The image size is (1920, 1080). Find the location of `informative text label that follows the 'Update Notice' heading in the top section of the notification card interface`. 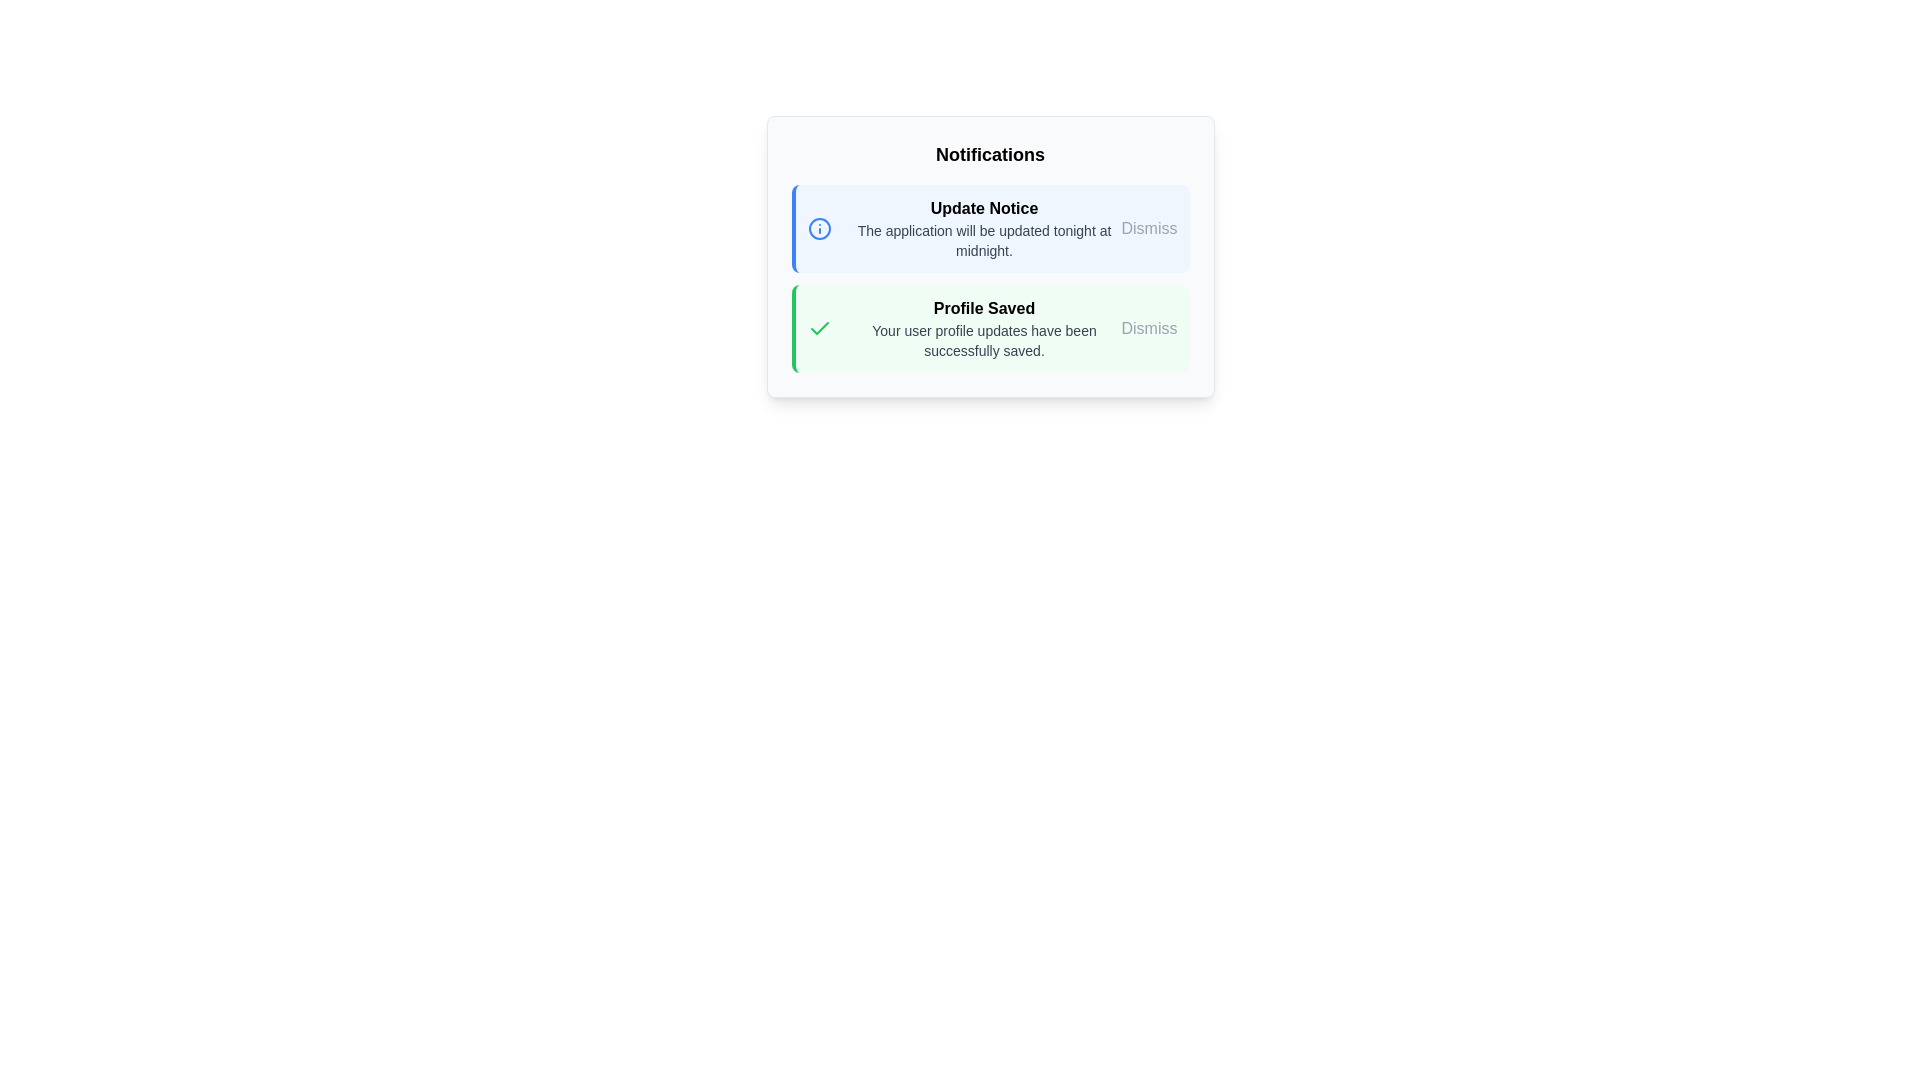

informative text label that follows the 'Update Notice' heading in the top section of the notification card interface is located at coordinates (984, 239).